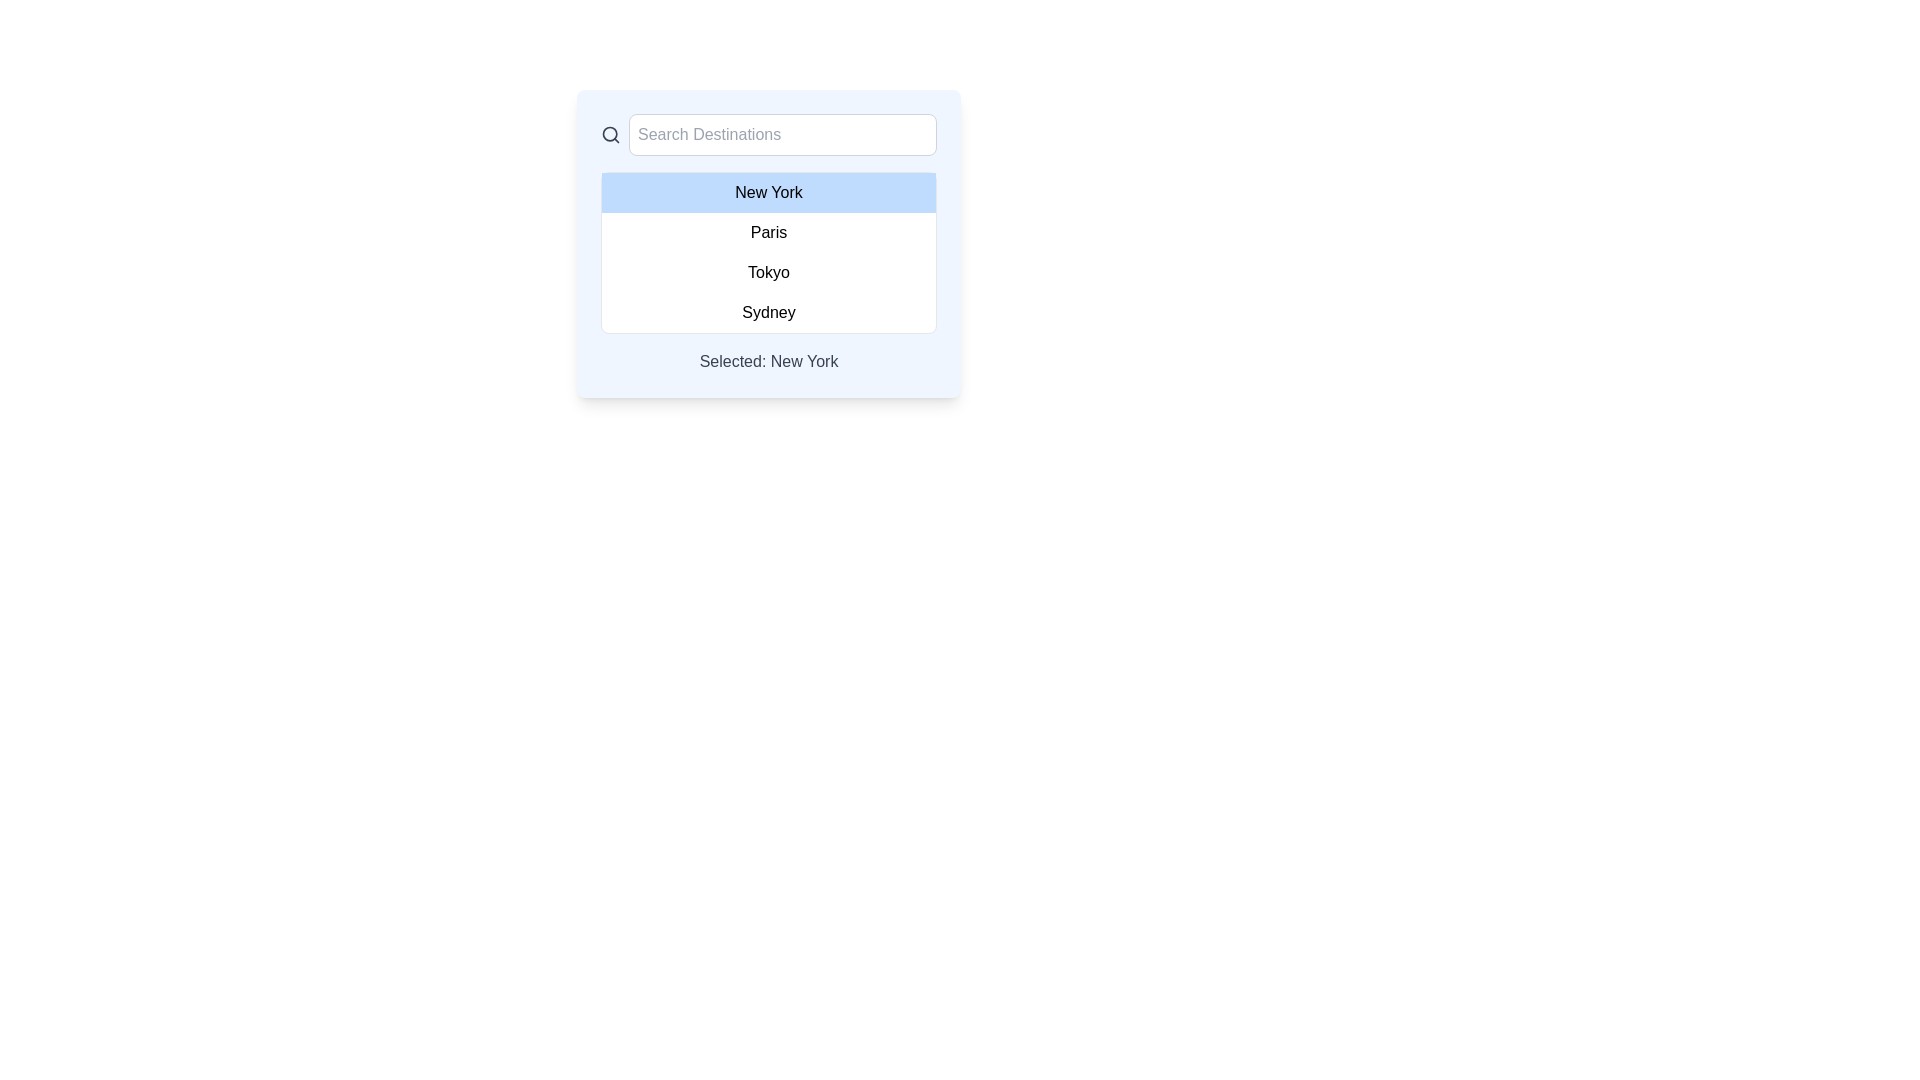 The width and height of the screenshot is (1920, 1080). Describe the element at coordinates (767, 312) in the screenshot. I see `the text label displaying 'Sydney', which is the last item in the dropdown menu list of options` at that location.